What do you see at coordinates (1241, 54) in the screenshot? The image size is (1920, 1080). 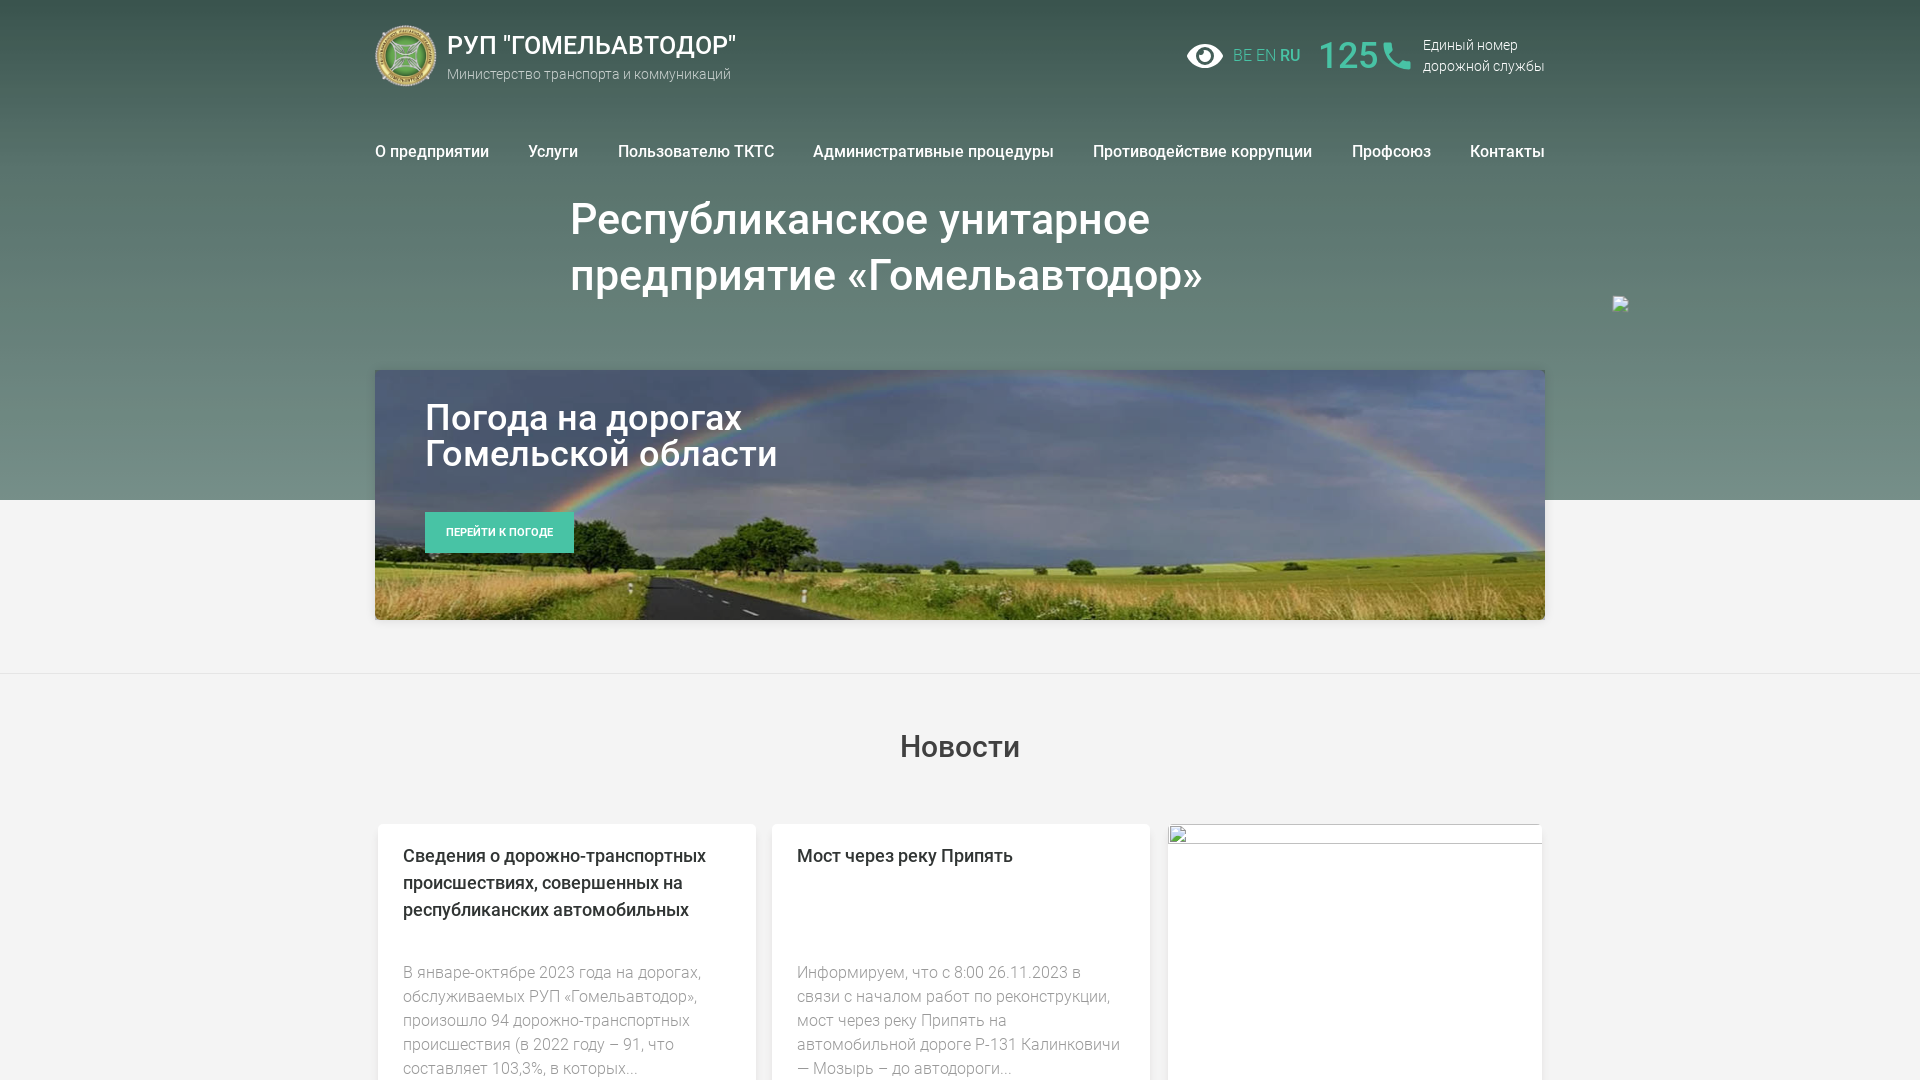 I see `'BE'` at bounding box center [1241, 54].